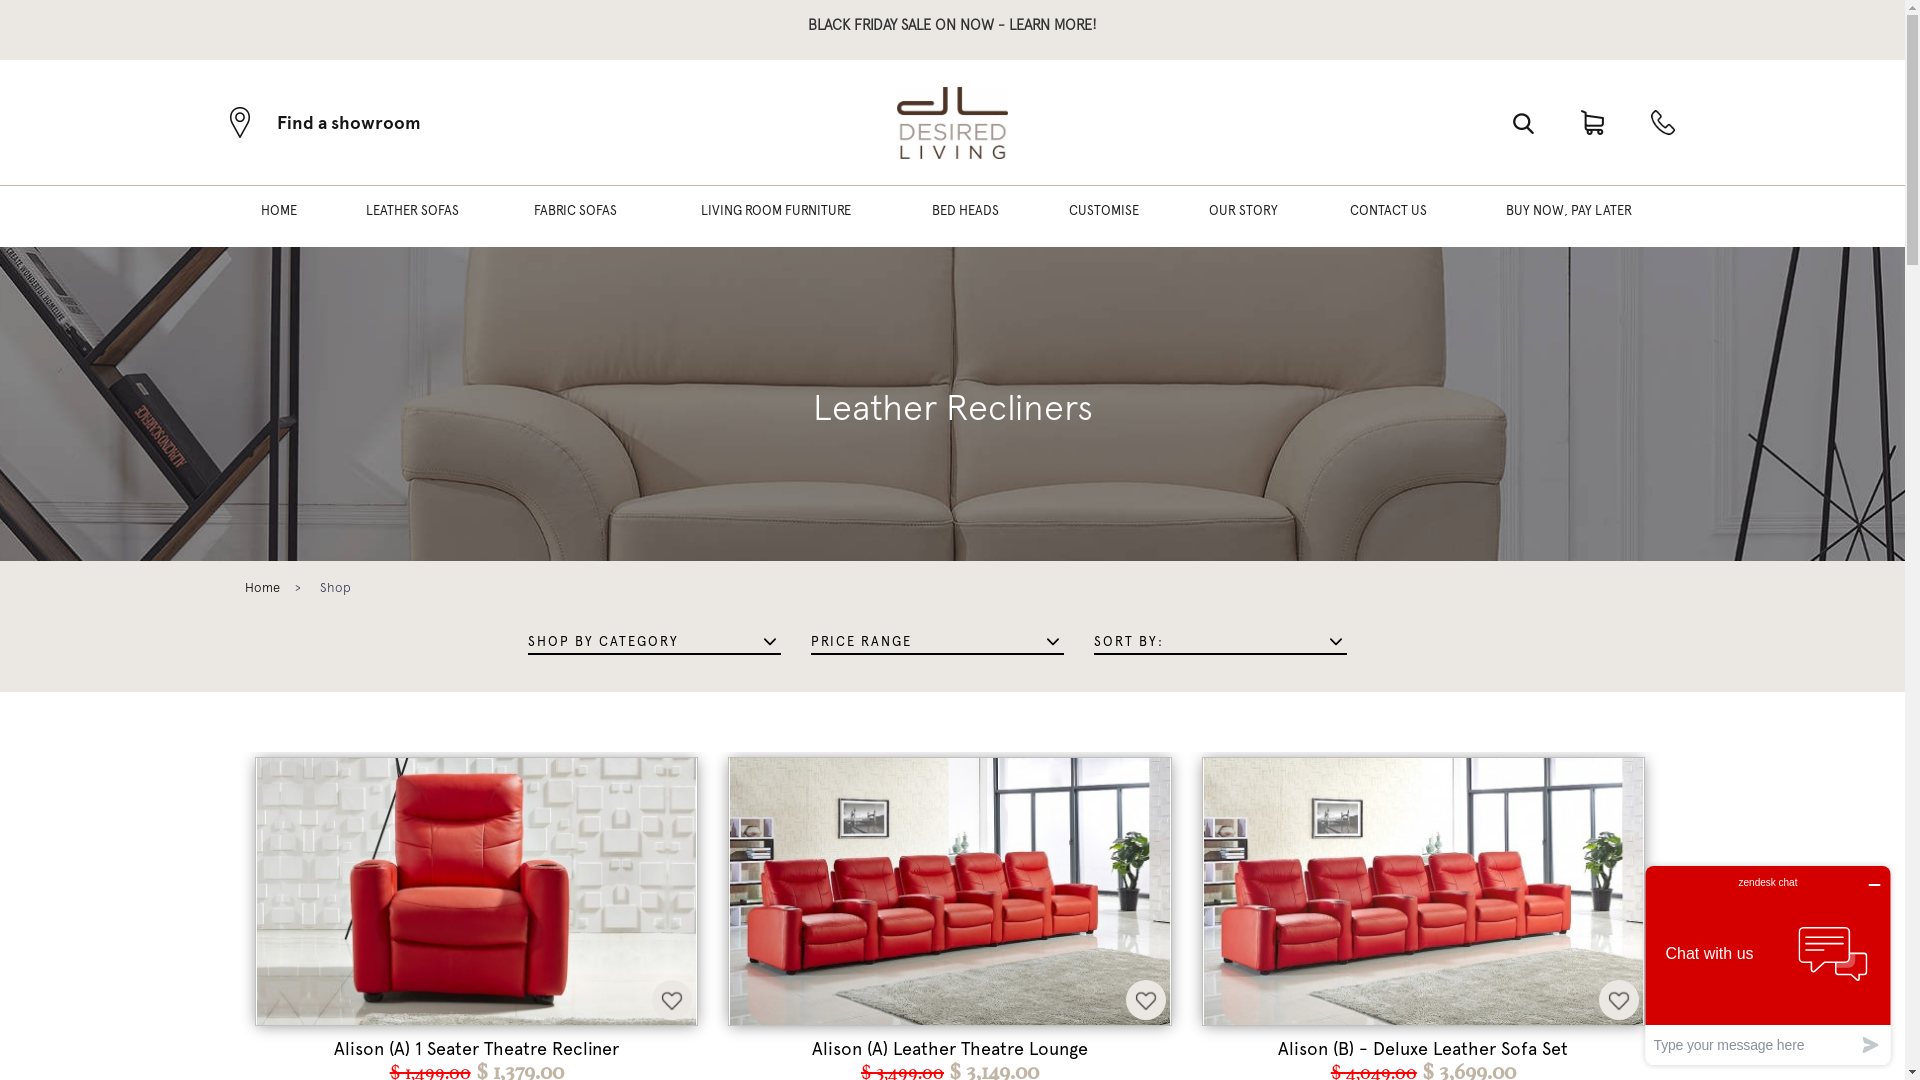 This screenshot has height=1080, width=1920. I want to click on 'Alison (B) - Deluxe Leather Sofa Set', so click(1422, 1048).